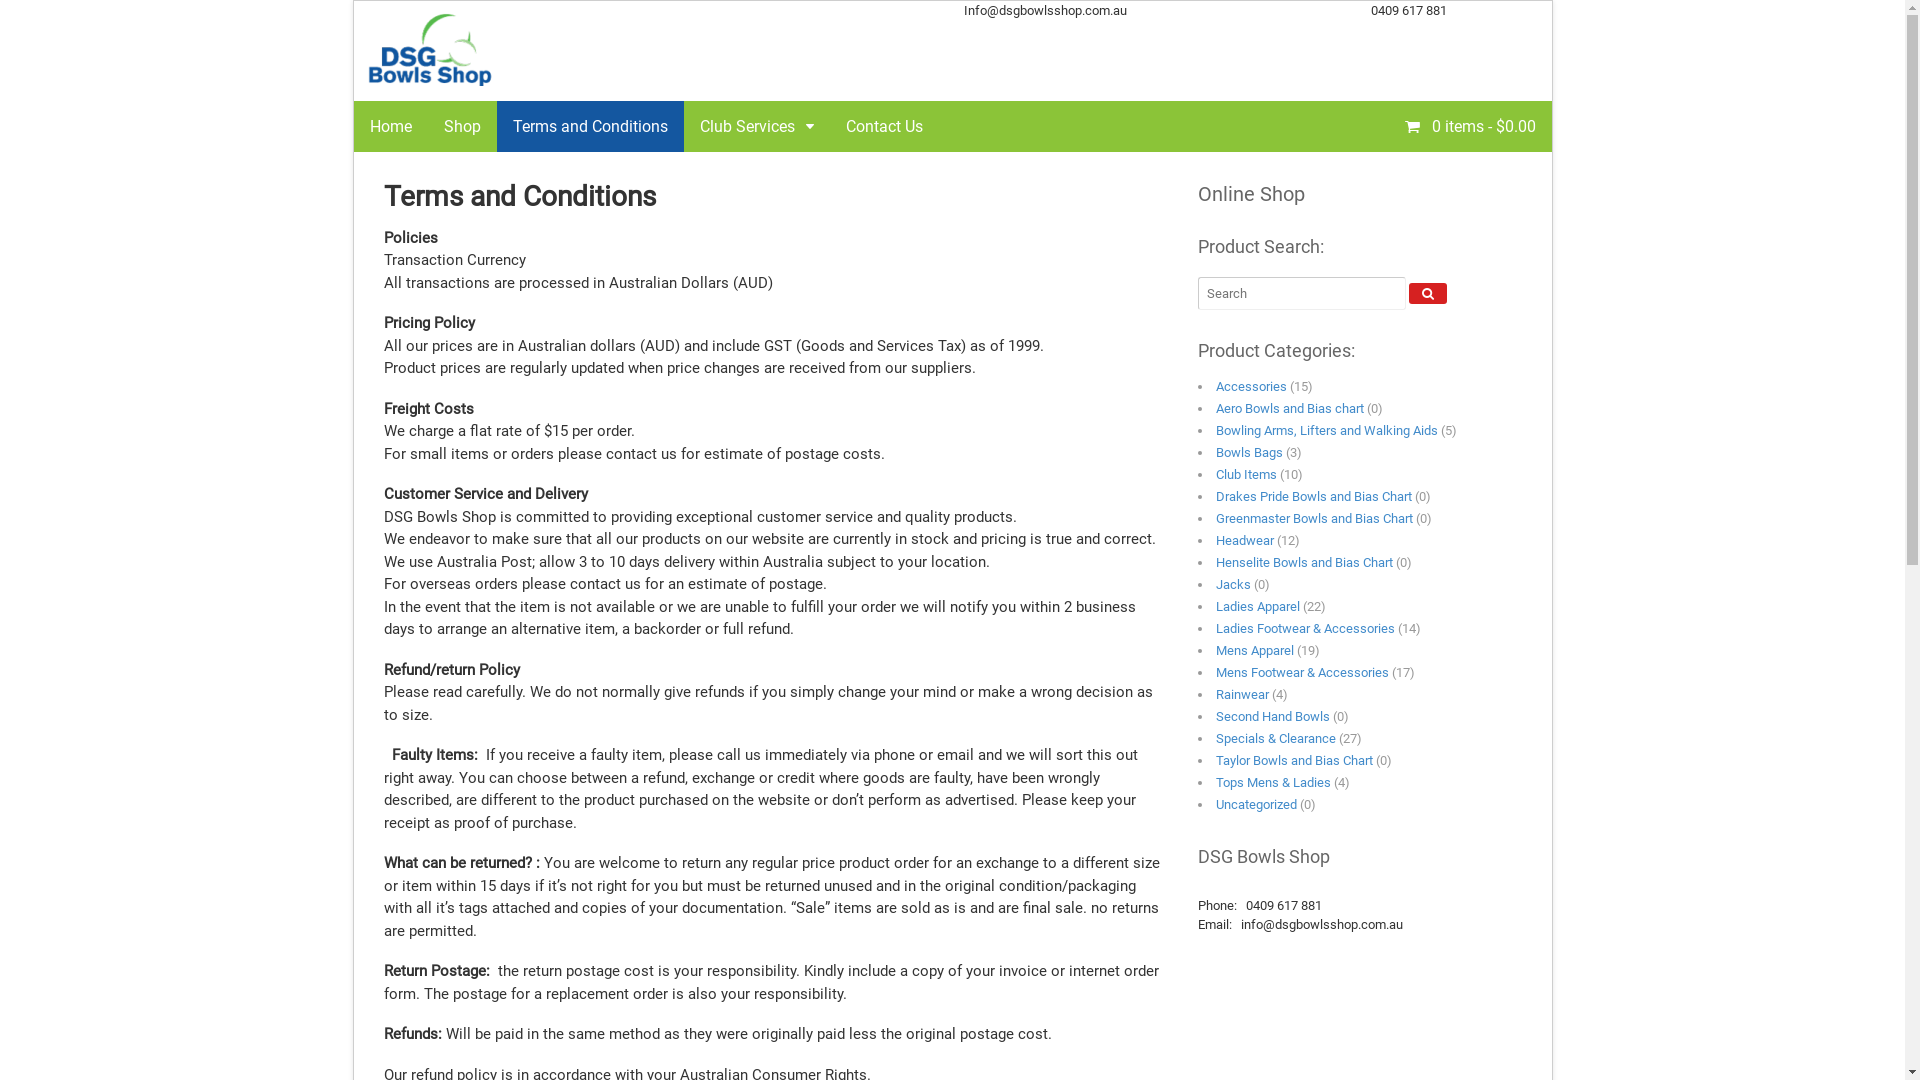 This screenshot has height=1080, width=1920. I want to click on 'Second Hand Bowls', so click(1271, 715).